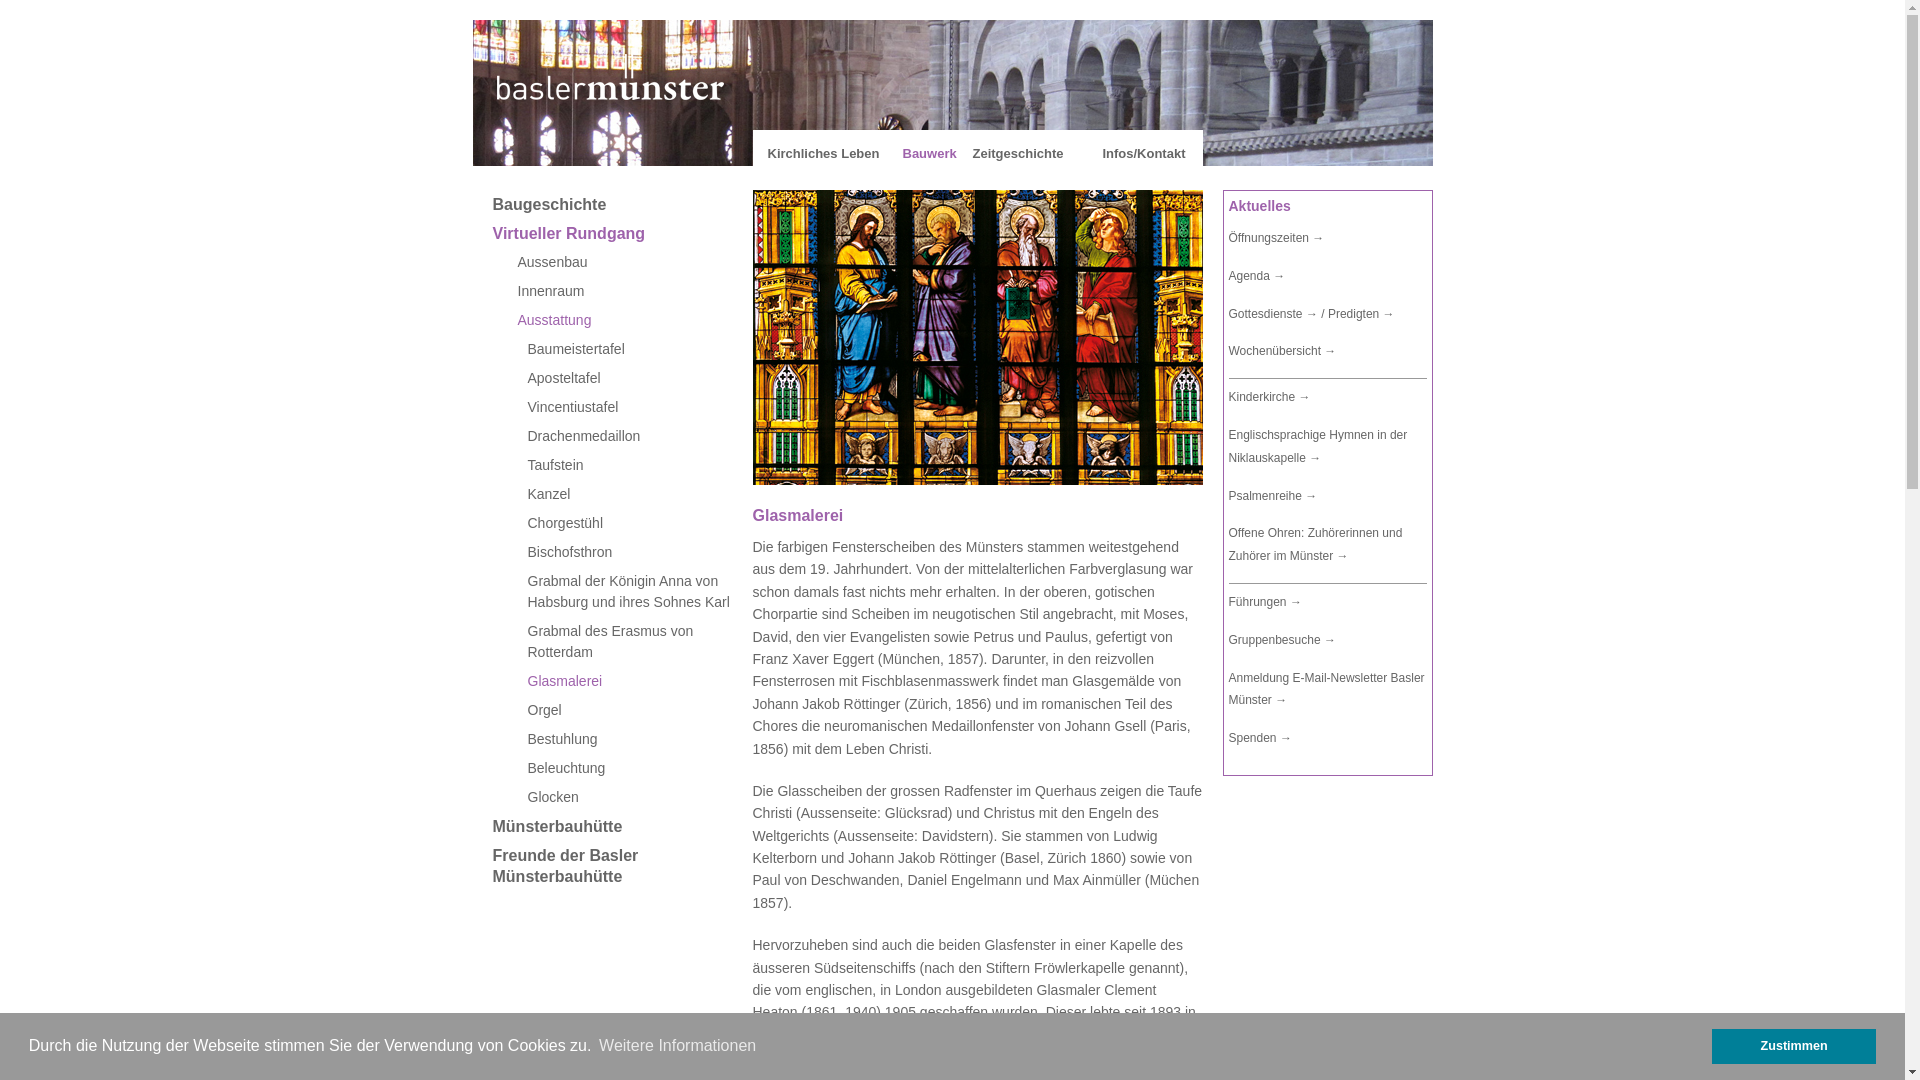  What do you see at coordinates (626, 641) in the screenshot?
I see `'Grabmal des Erasmus von Rotterdam'` at bounding box center [626, 641].